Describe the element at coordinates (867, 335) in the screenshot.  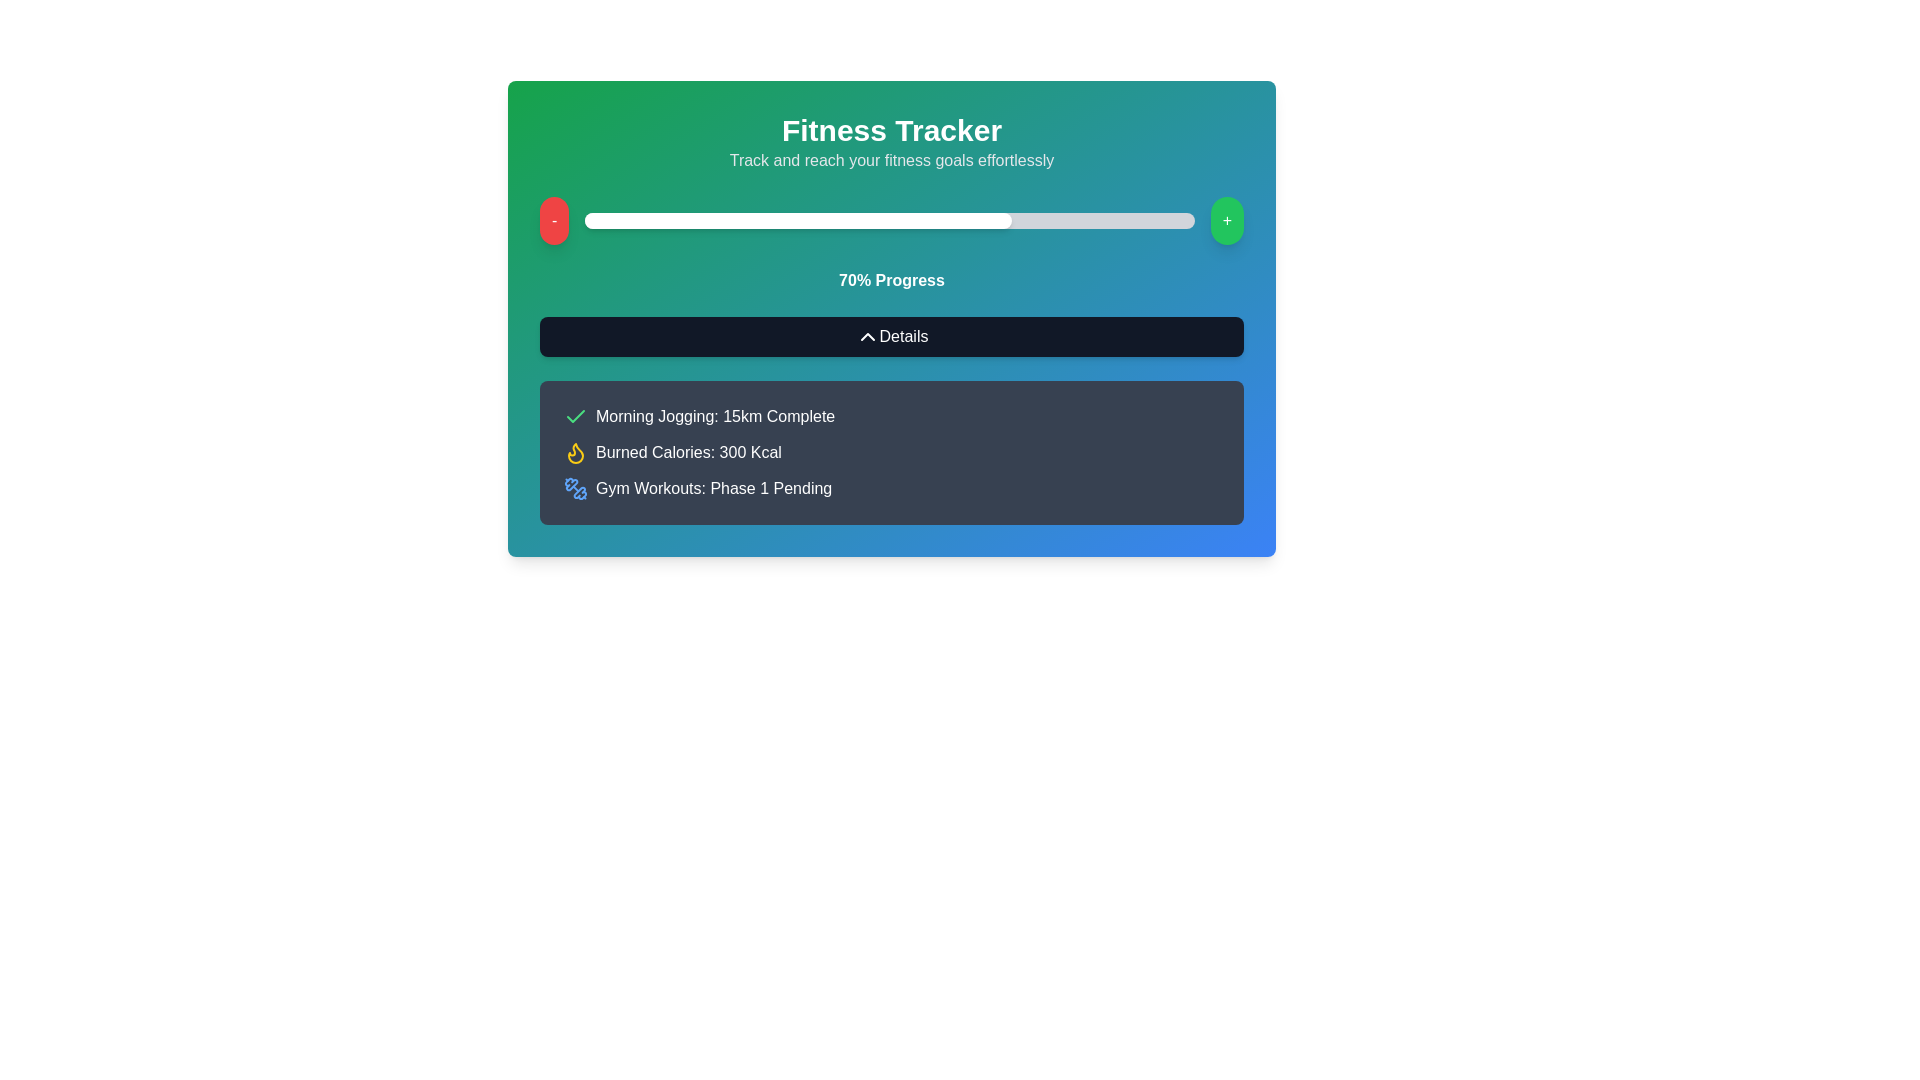
I see `the chevron-shaped icon button inside the black 'Details' button` at that location.